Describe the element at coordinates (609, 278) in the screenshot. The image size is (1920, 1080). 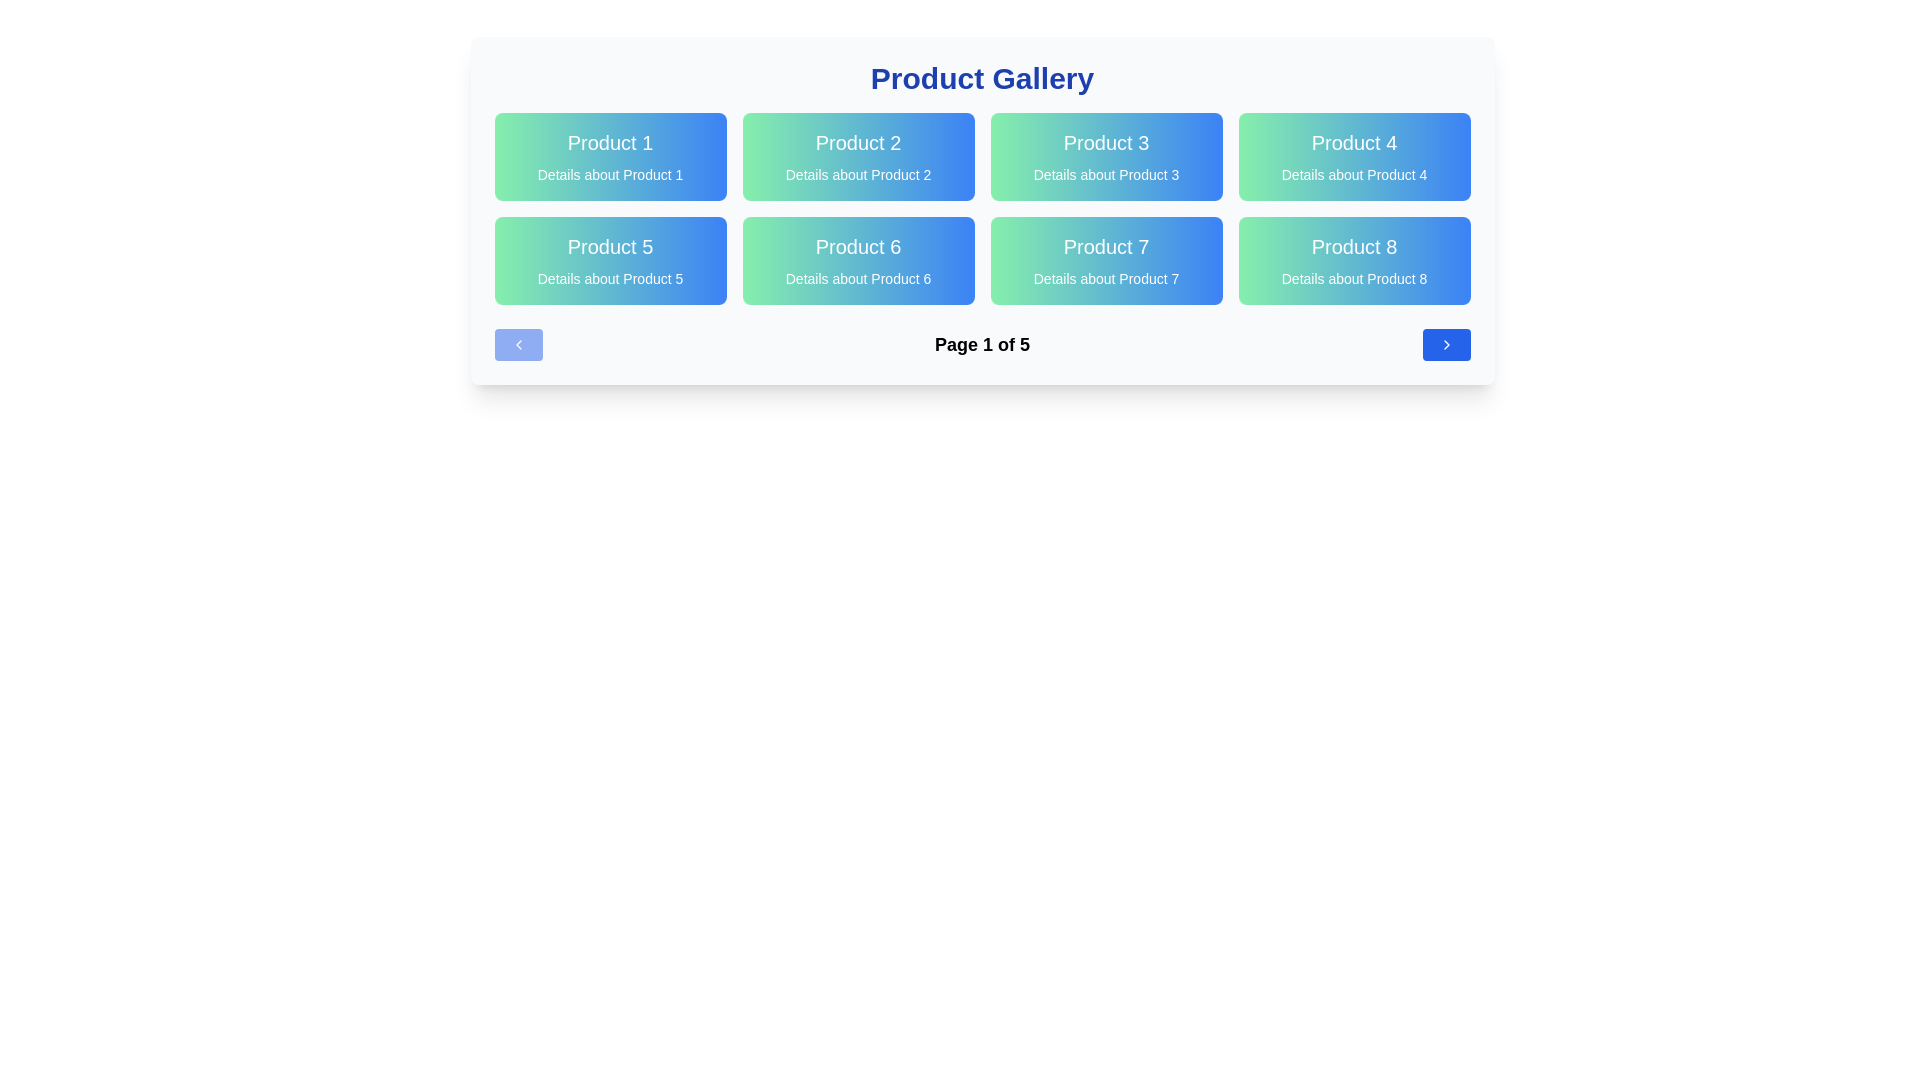
I see `the descriptive subtitle label providing additional information about 'Product 5', located below the title in the second row's first card of the product grid` at that location.